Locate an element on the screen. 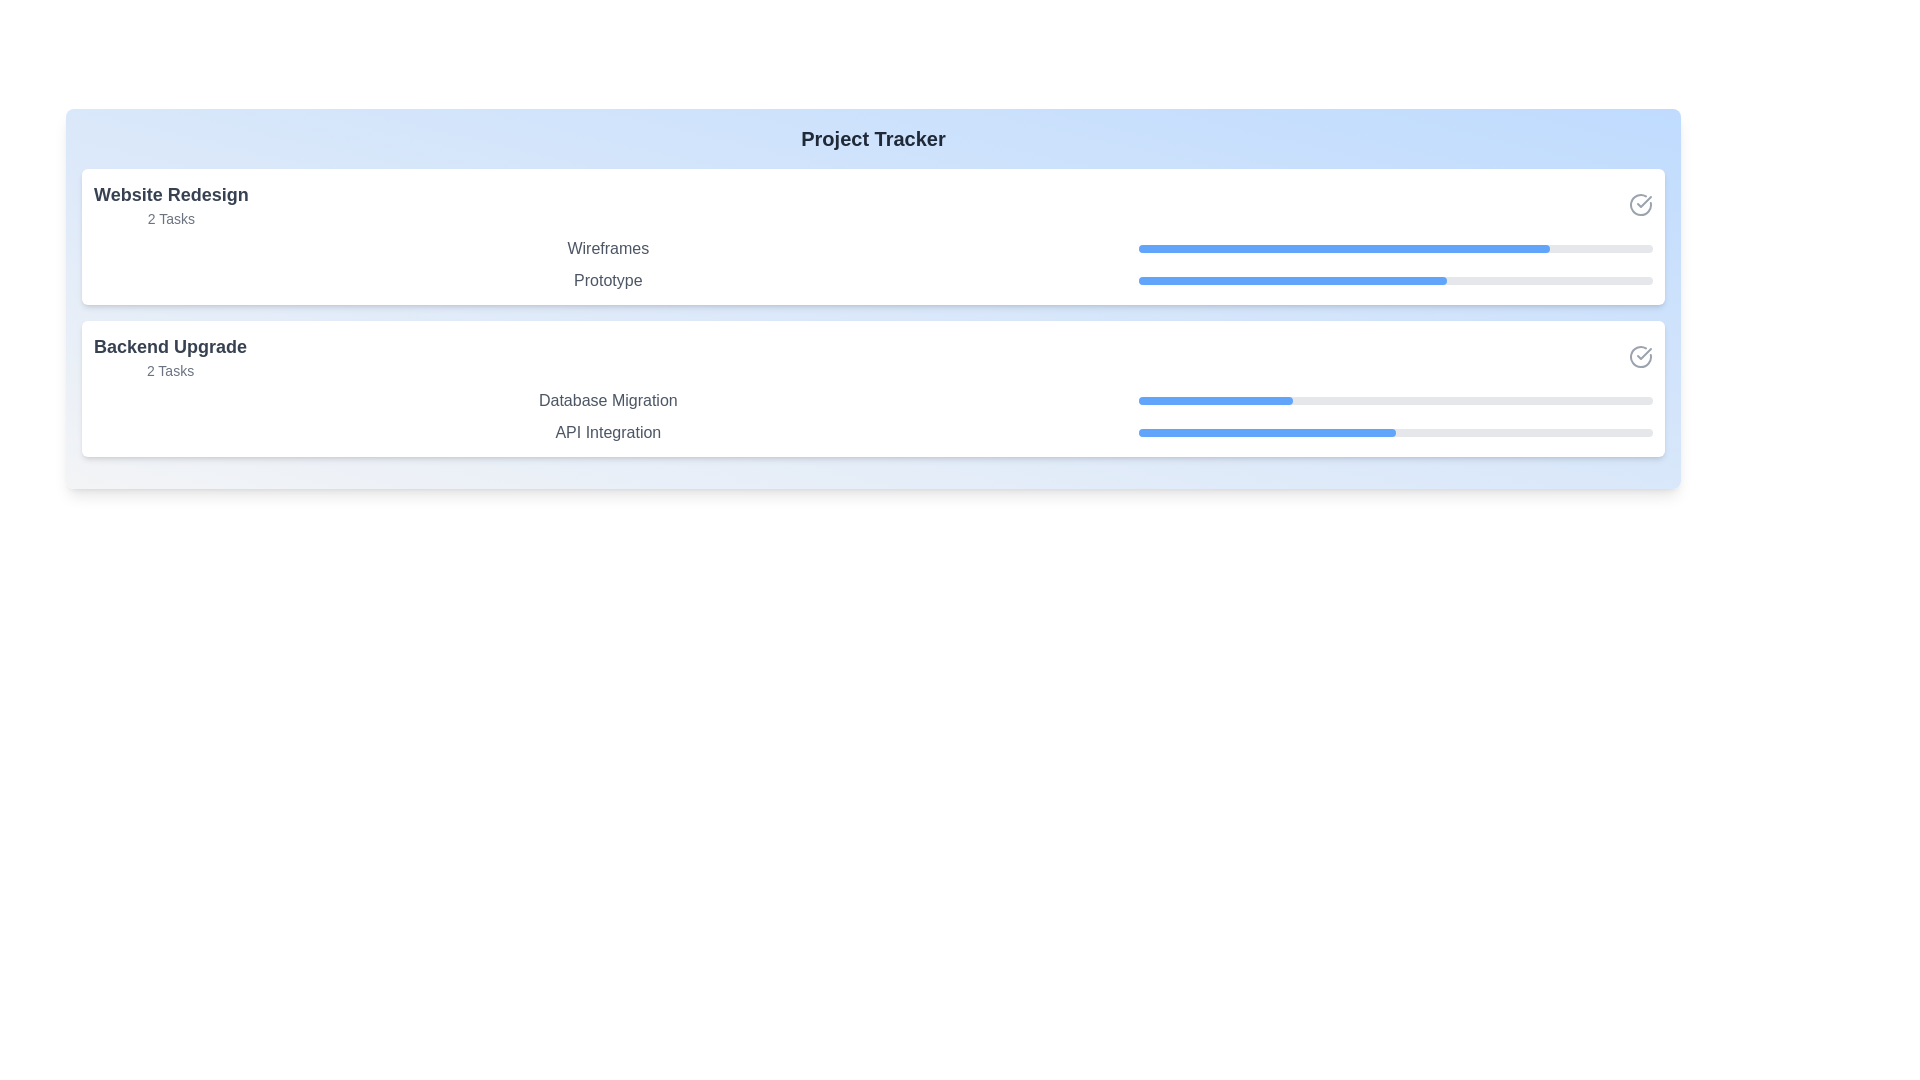 The height and width of the screenshot is (1080, 1920). the title text element is located at coordinates (171, 195).